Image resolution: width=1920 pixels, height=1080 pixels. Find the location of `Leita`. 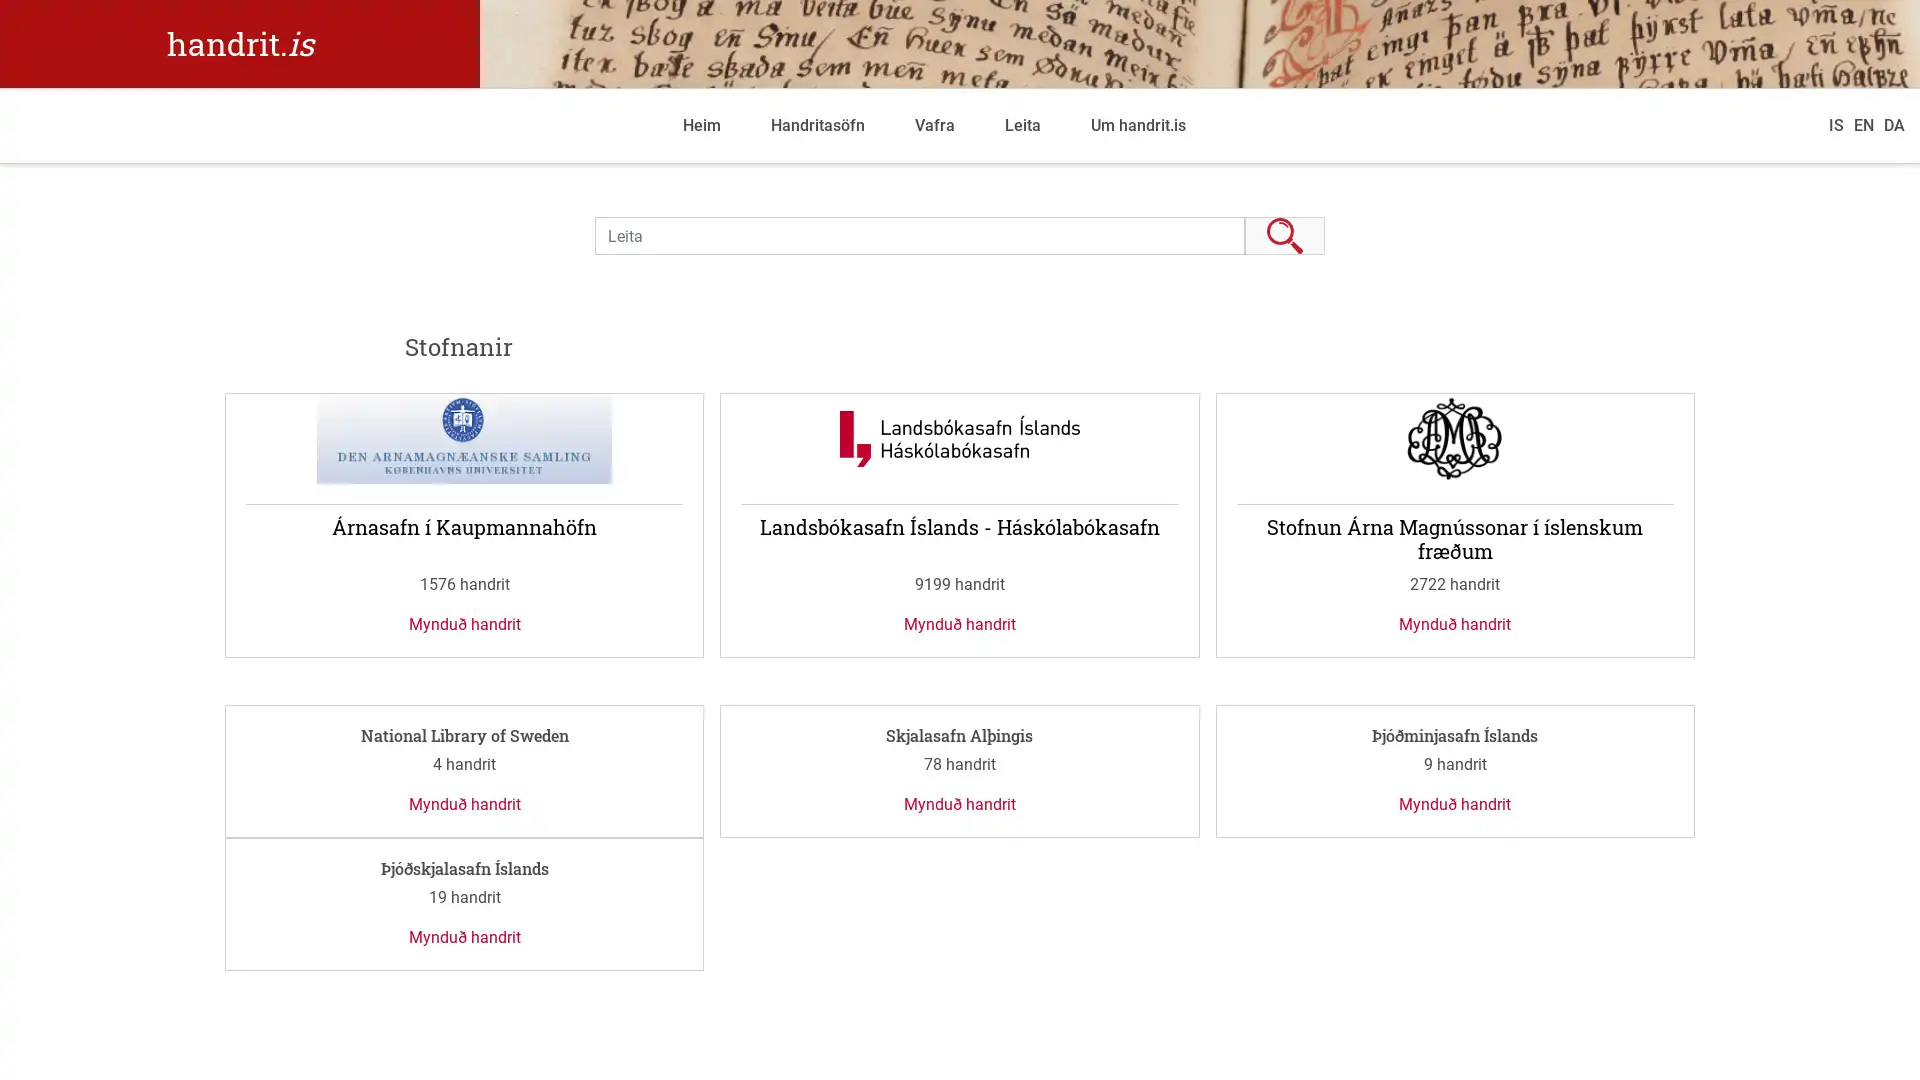

Leita is located at coordinates (1285, 234).